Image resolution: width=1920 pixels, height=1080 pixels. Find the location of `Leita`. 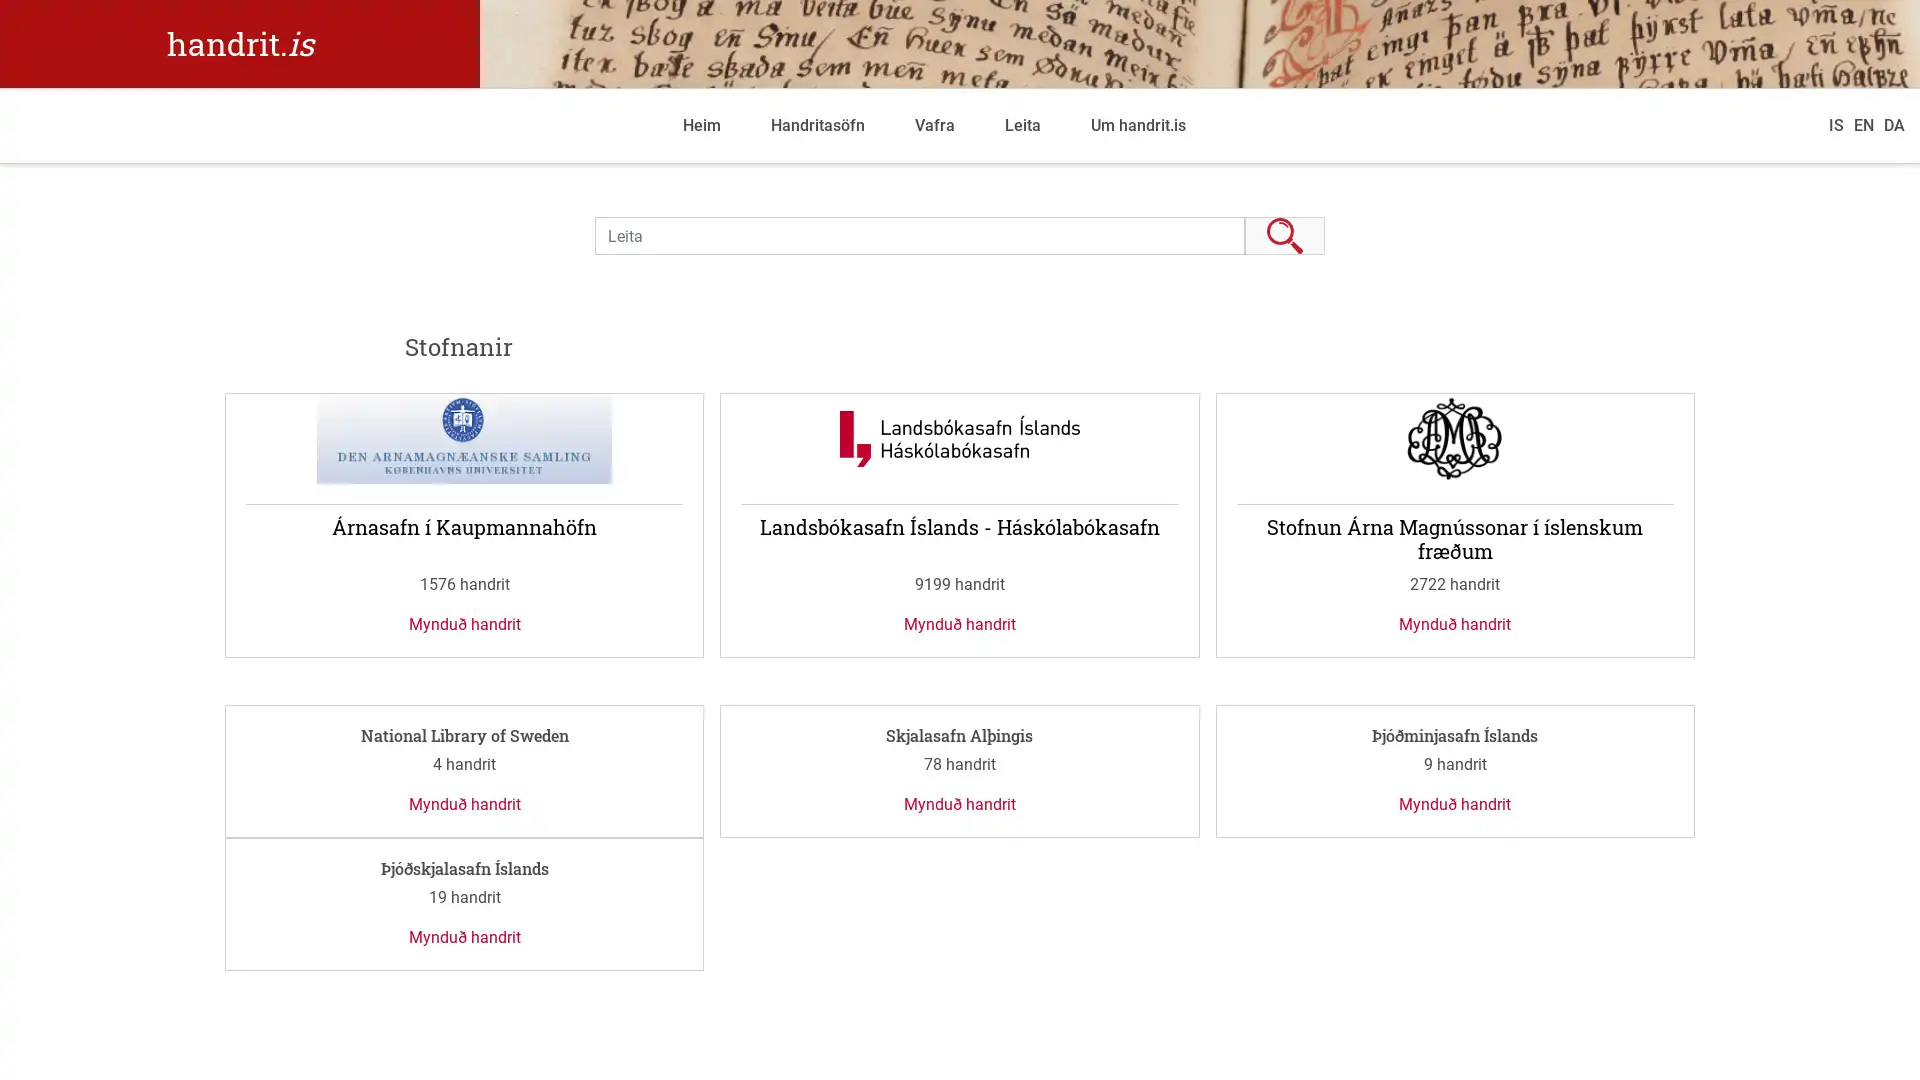

Leita is located at coordinates (1285, 234).